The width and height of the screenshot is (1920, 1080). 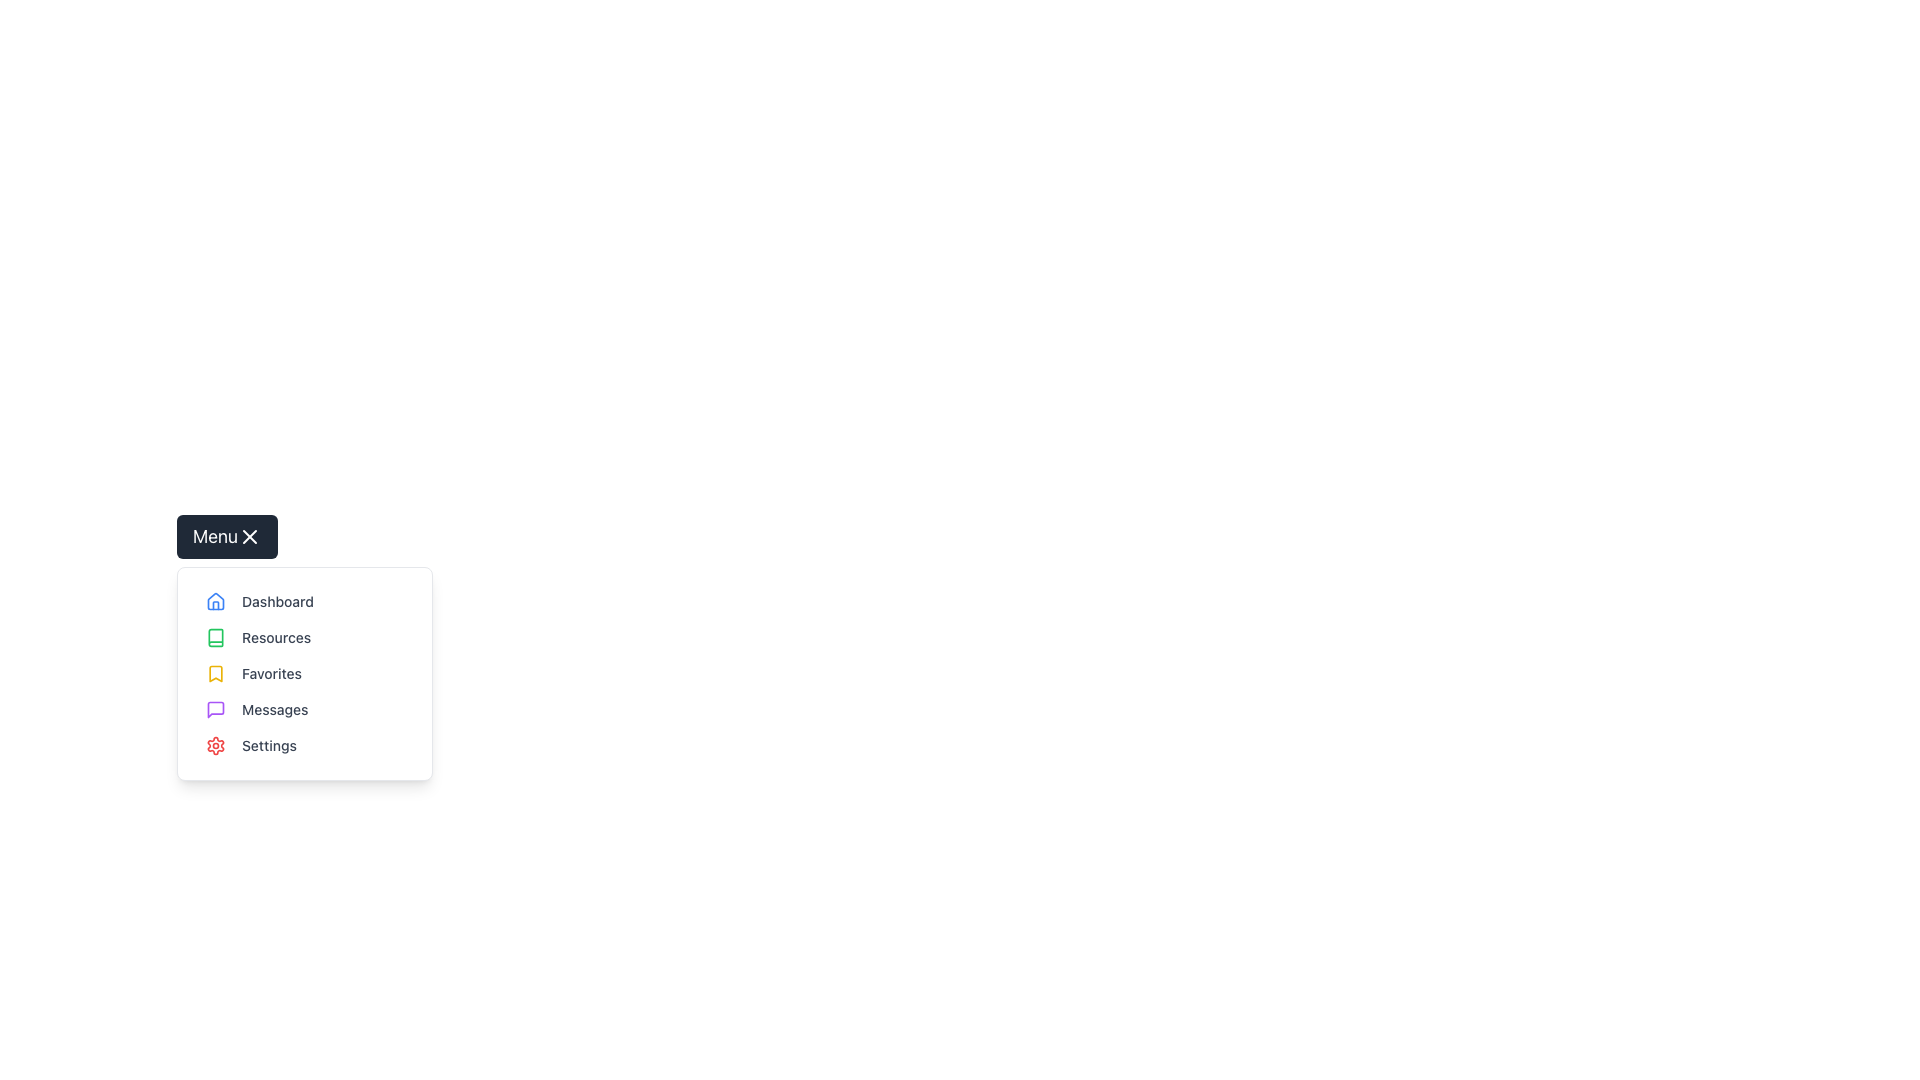 What do you see at coordinates (216, 708) in the screenshot?
I see `the speech bubble icon with a purple color scheme, located next to the 'Messages' label in the vertical menu layout` at bounding box center [216, 708].